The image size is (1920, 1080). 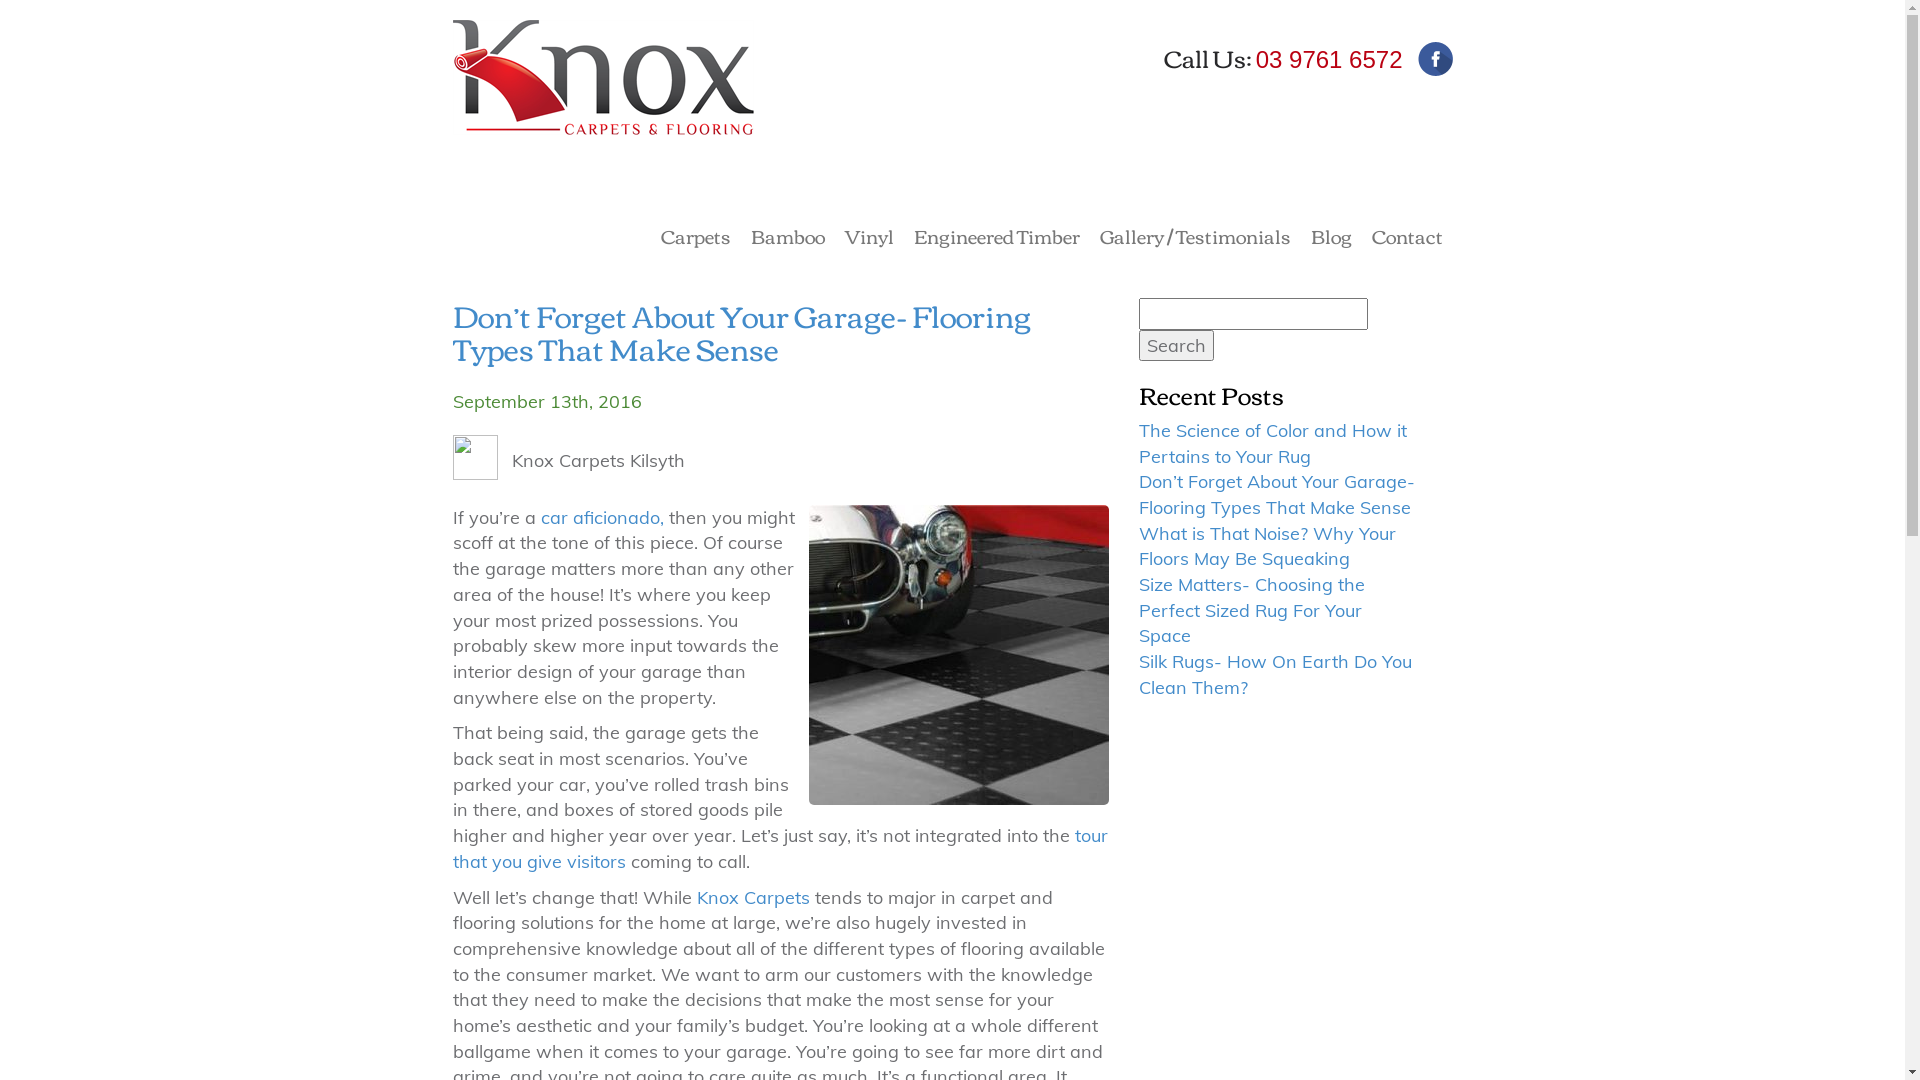 I want to click on '03 9761 6572', so click(x=1255, y=58).